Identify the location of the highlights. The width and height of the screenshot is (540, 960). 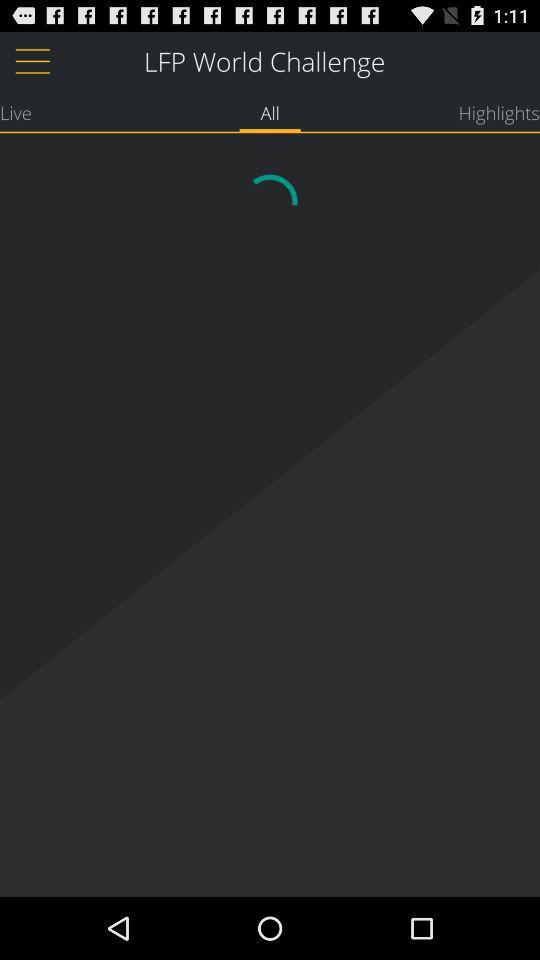
(498, 112).